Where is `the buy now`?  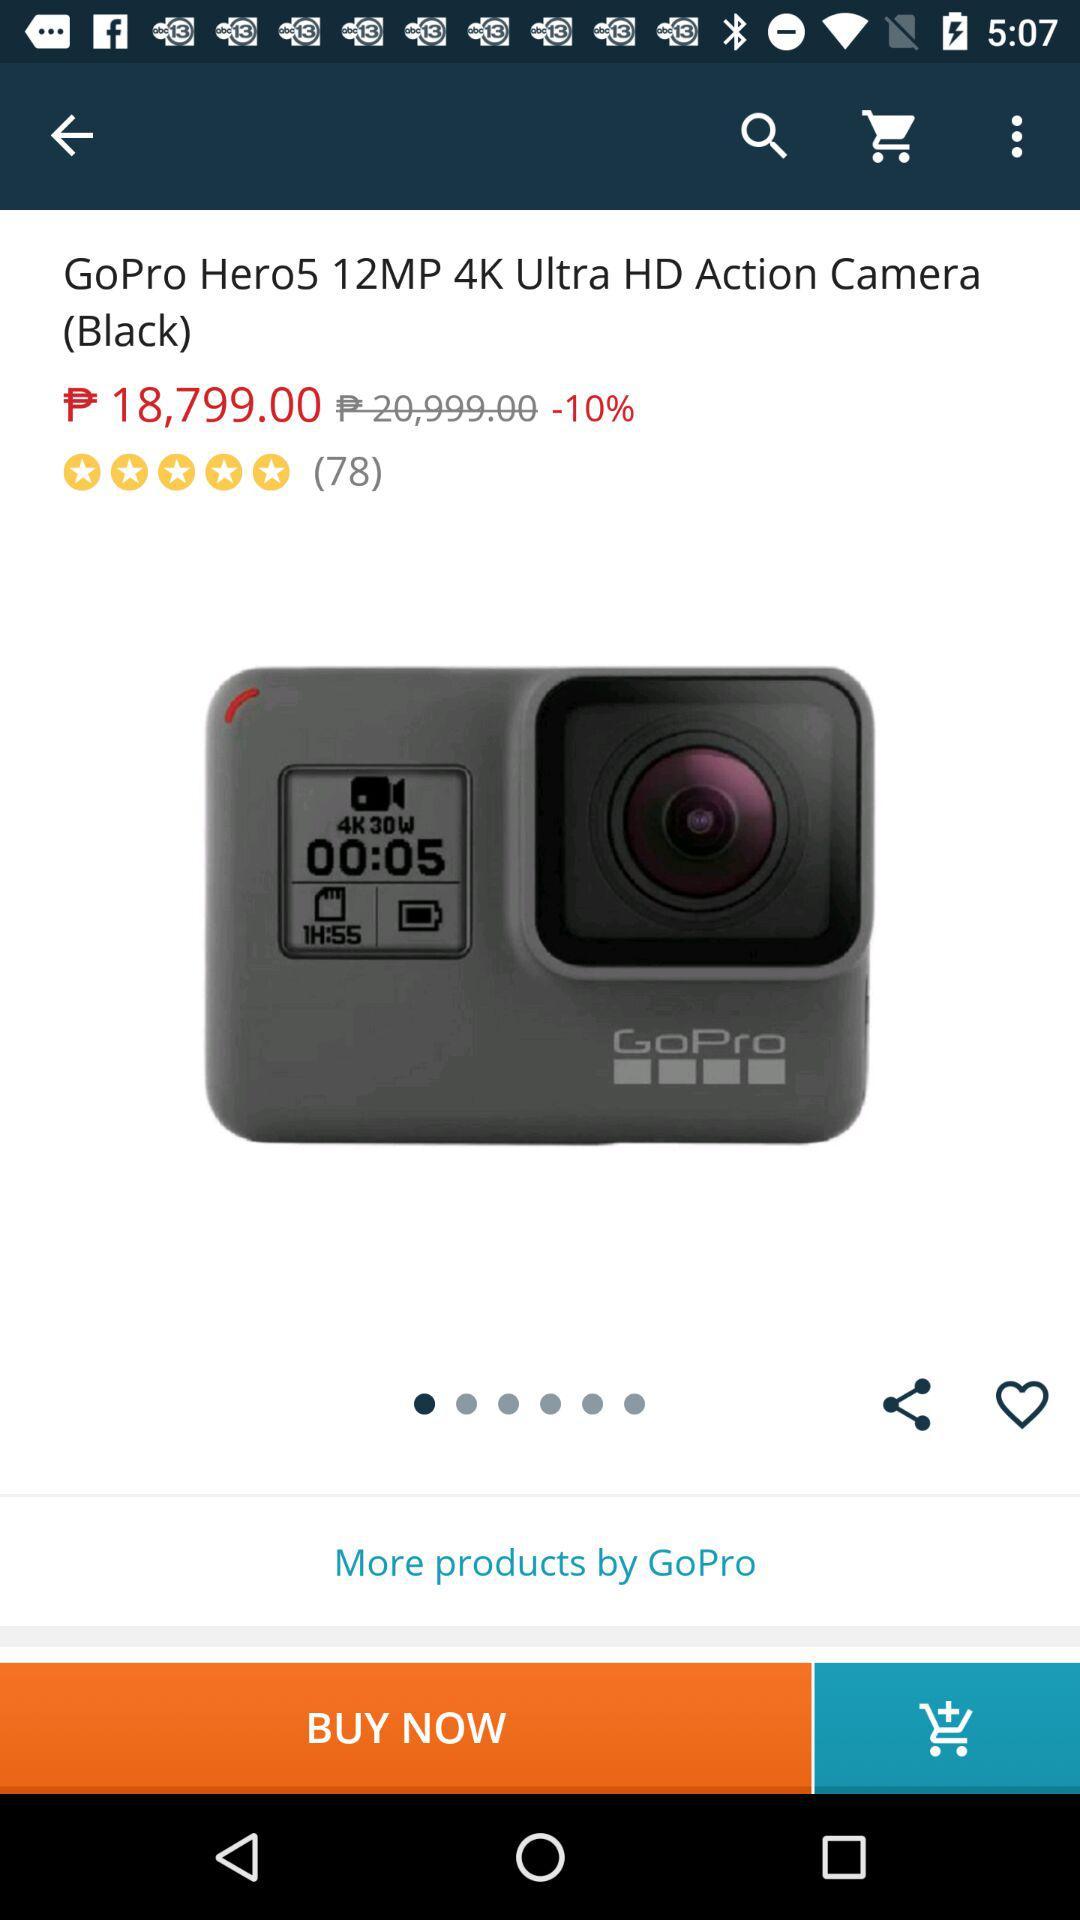
the buy now is located at coordinates (405, 1727).